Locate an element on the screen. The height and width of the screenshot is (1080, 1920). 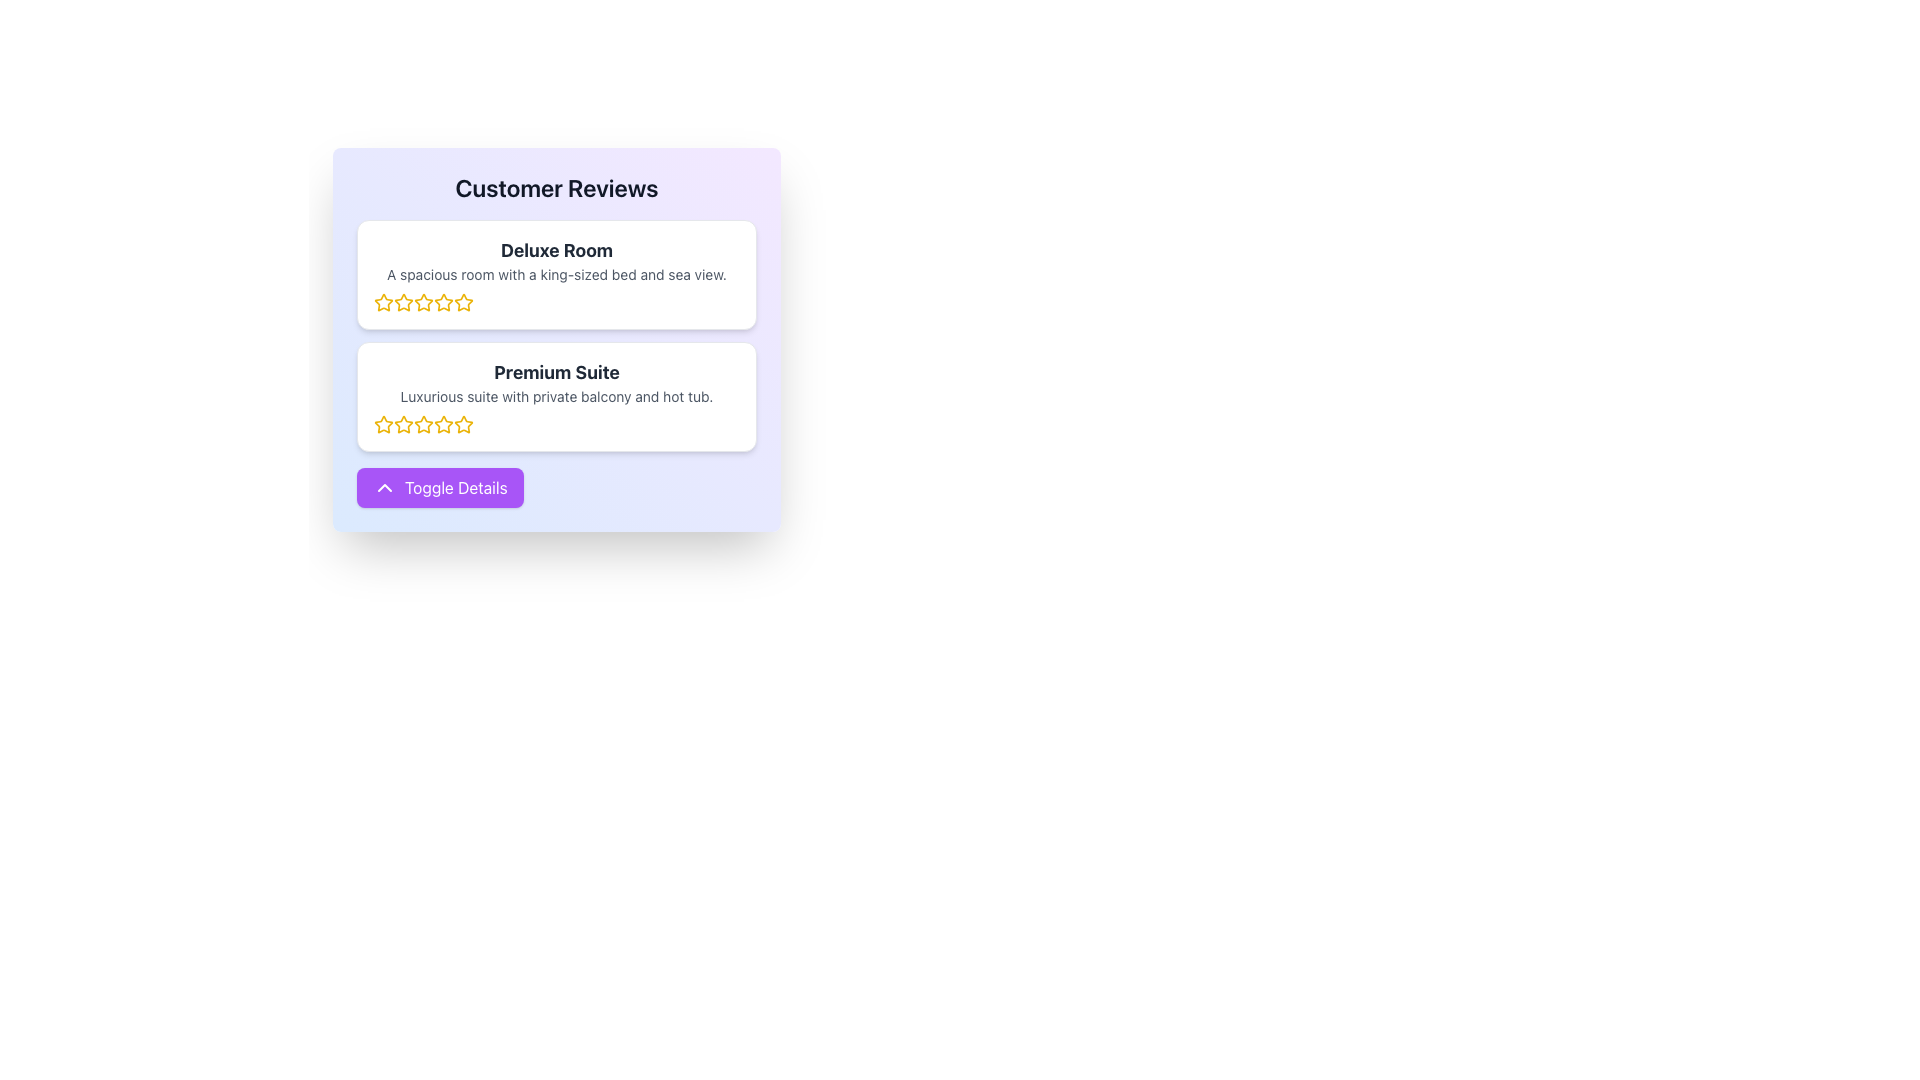
the first star icon in the rating system under the 'Premium Suite' description to indicate a rating is located at coordinates (384, 423).